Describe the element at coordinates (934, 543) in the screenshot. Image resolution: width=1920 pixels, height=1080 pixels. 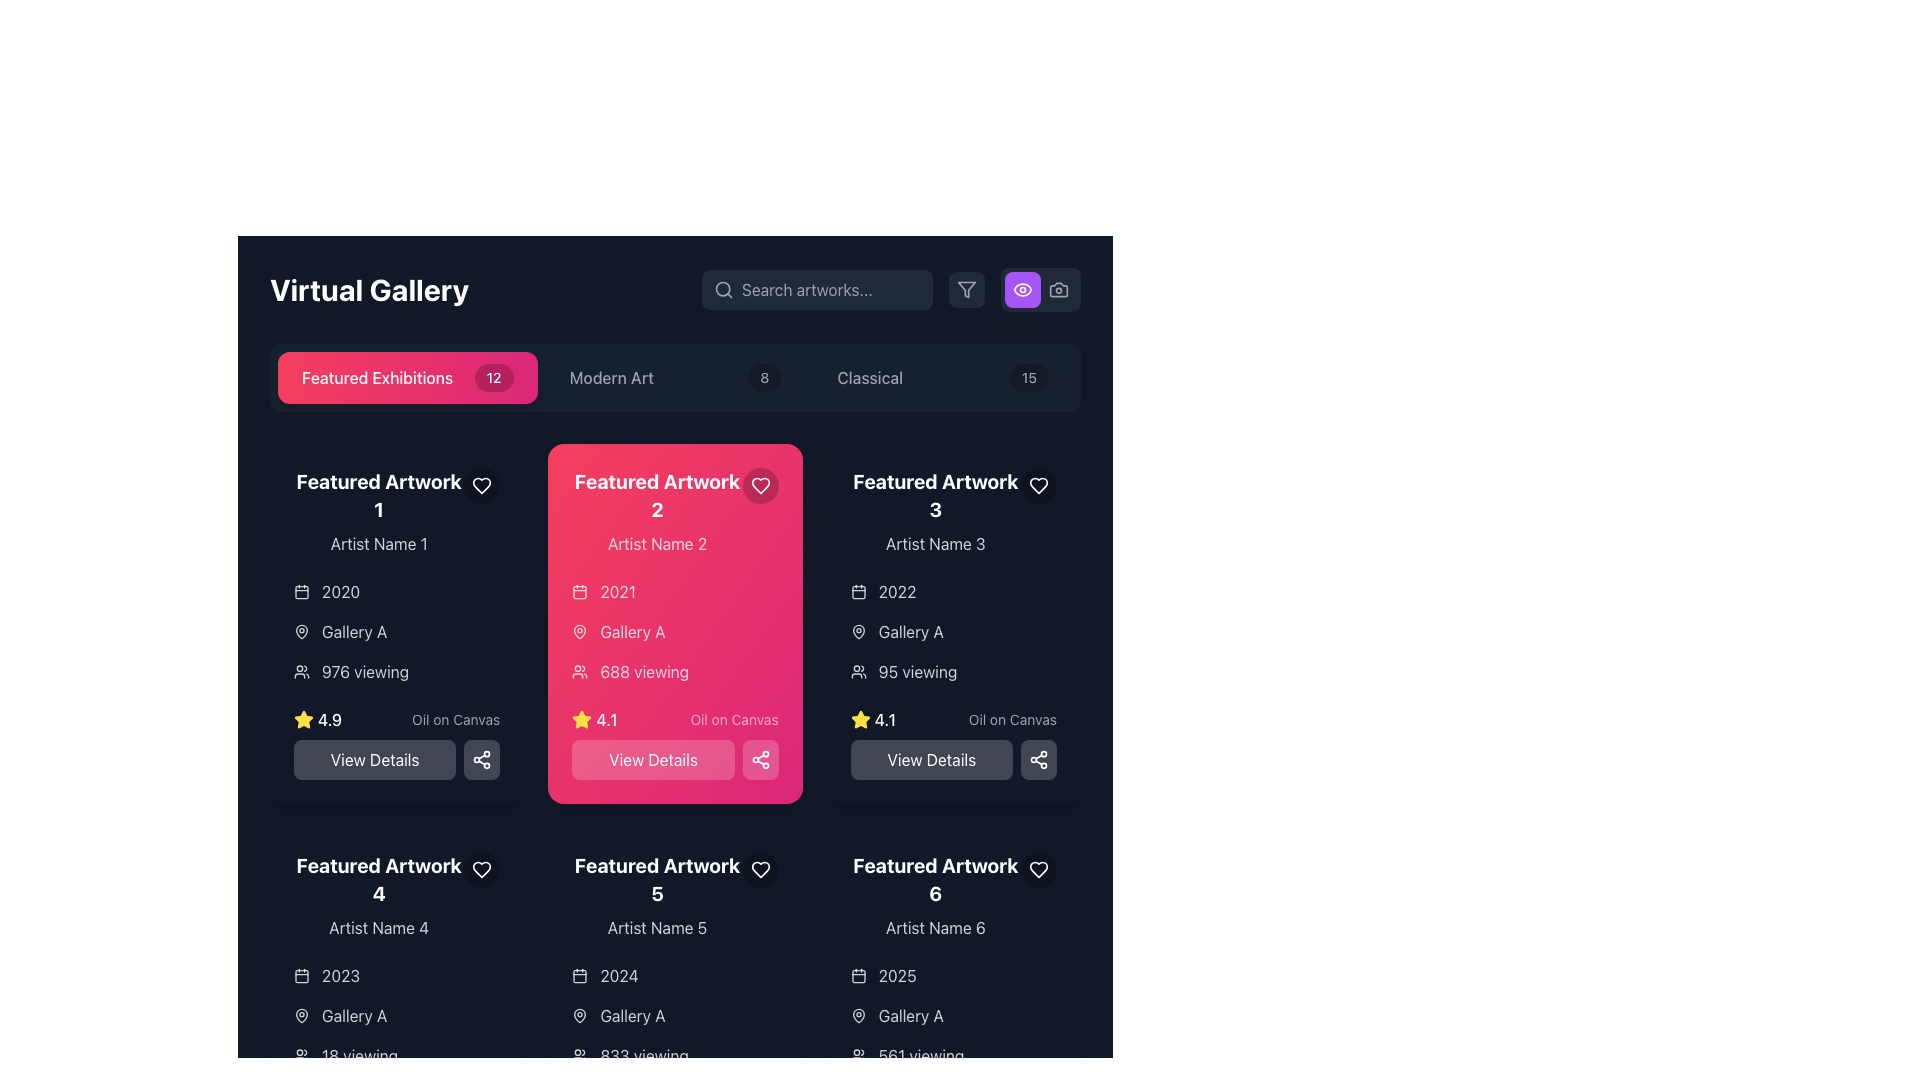
I see `the 'Artist Name 3' text label, which is displayed in light gray font with a semi-transparent effect, located below the title 'Featured Artwork 3' in the top-right section of the artwork card` at that location.